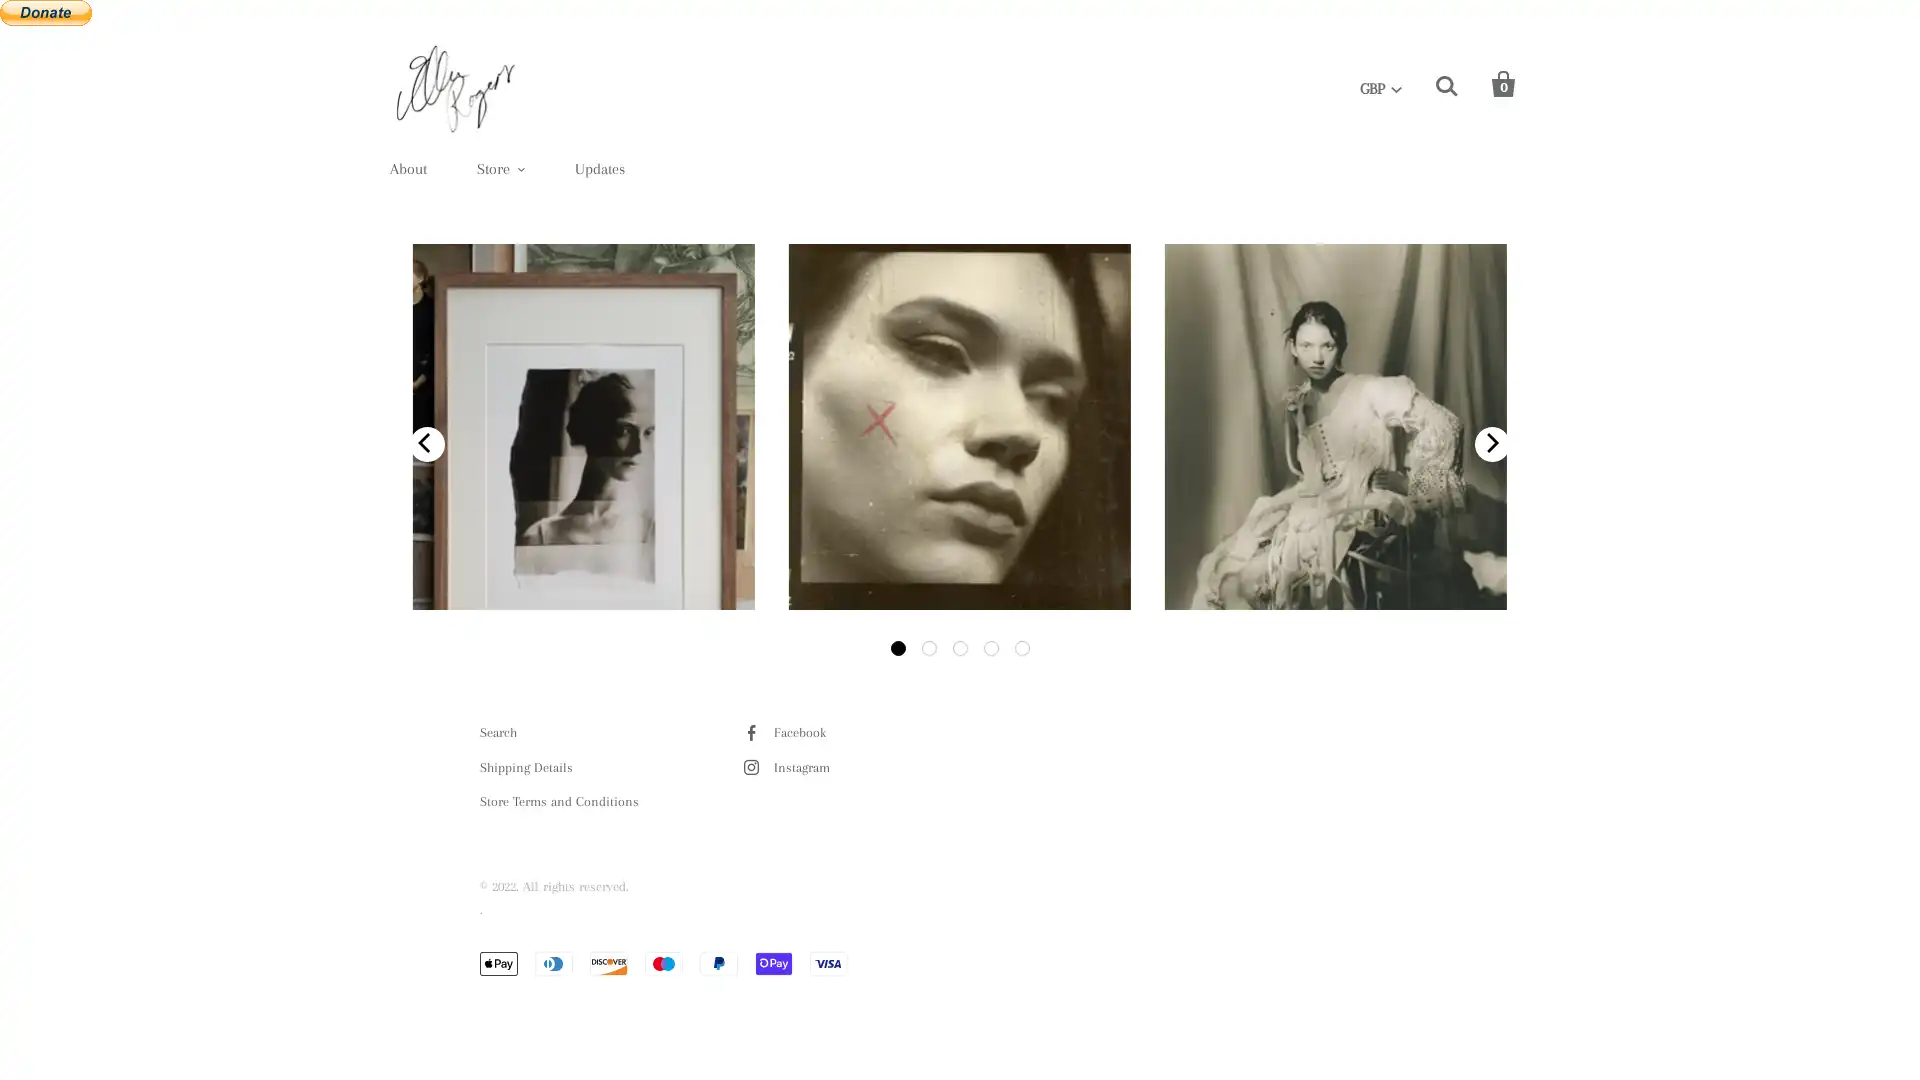  I want to click on next, so click(1492, 542).